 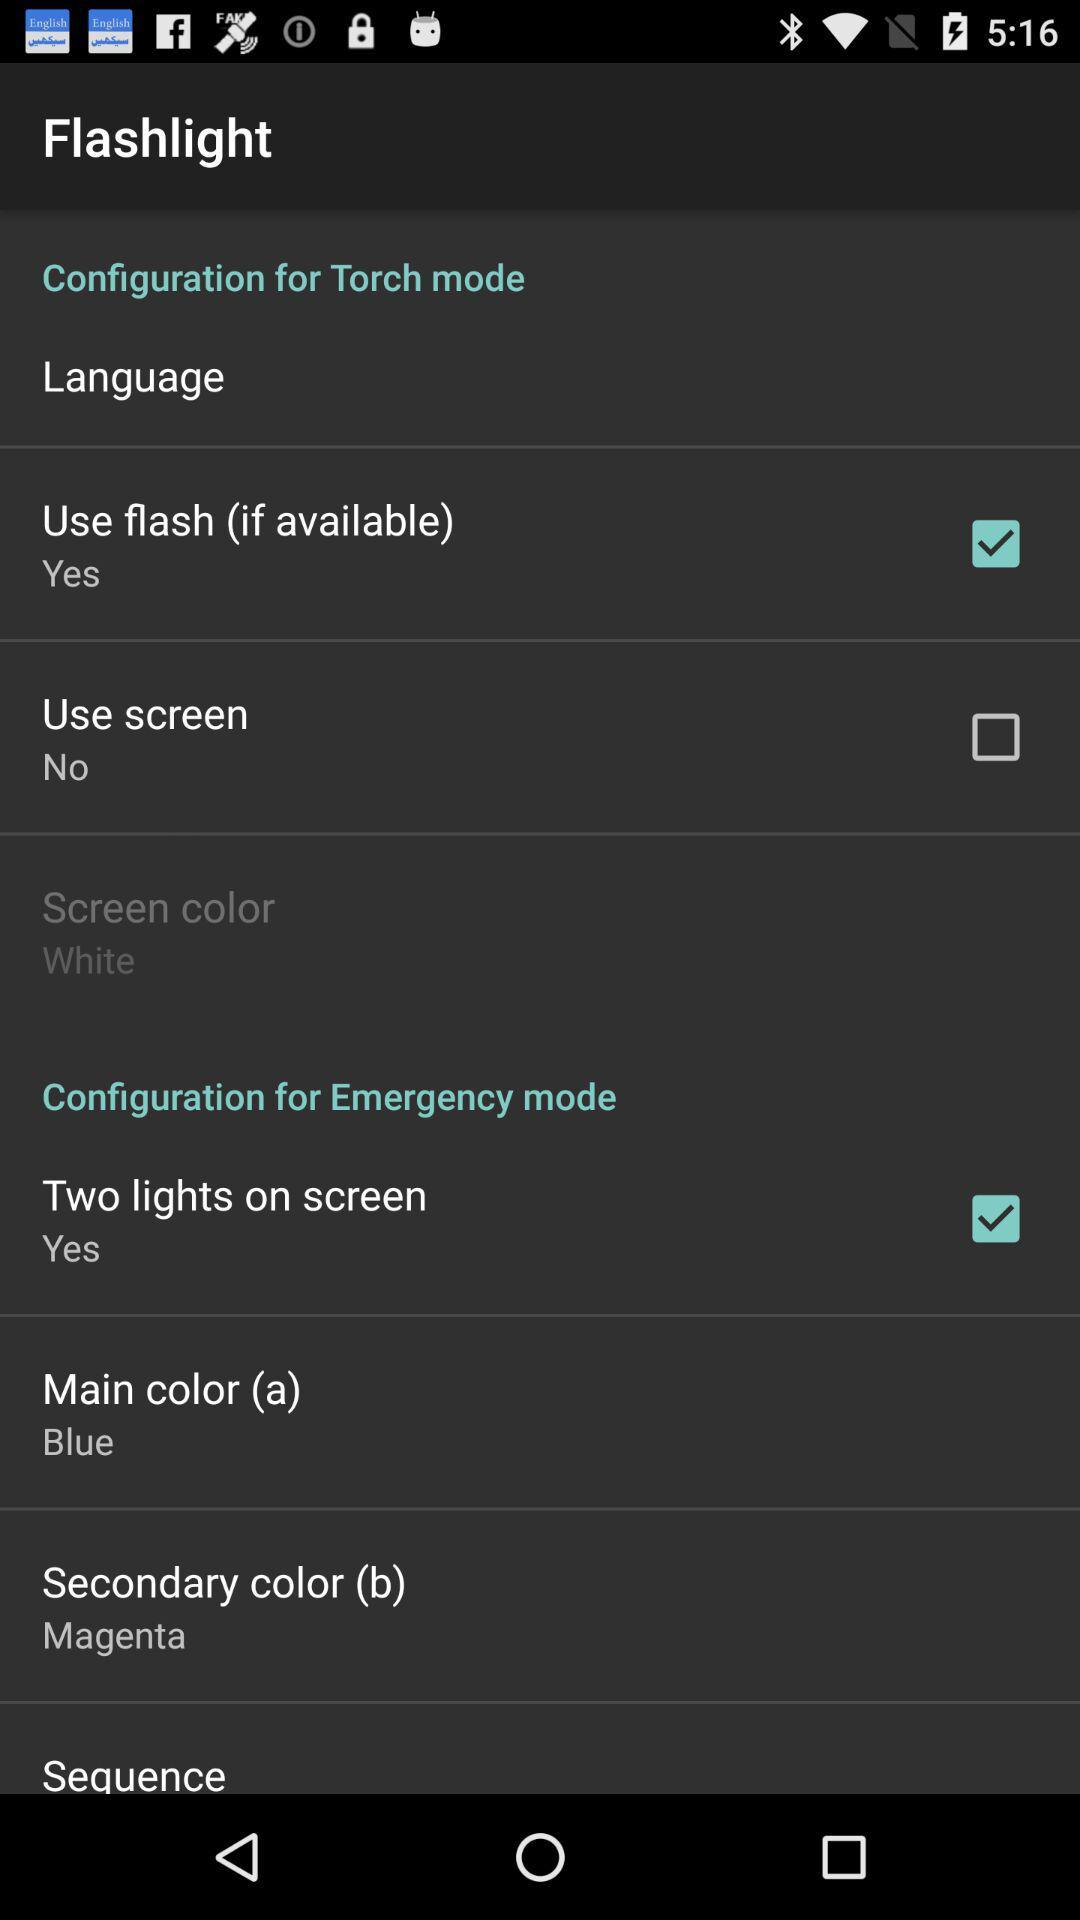 I want to click on item above white, so click(x=157, y=905).